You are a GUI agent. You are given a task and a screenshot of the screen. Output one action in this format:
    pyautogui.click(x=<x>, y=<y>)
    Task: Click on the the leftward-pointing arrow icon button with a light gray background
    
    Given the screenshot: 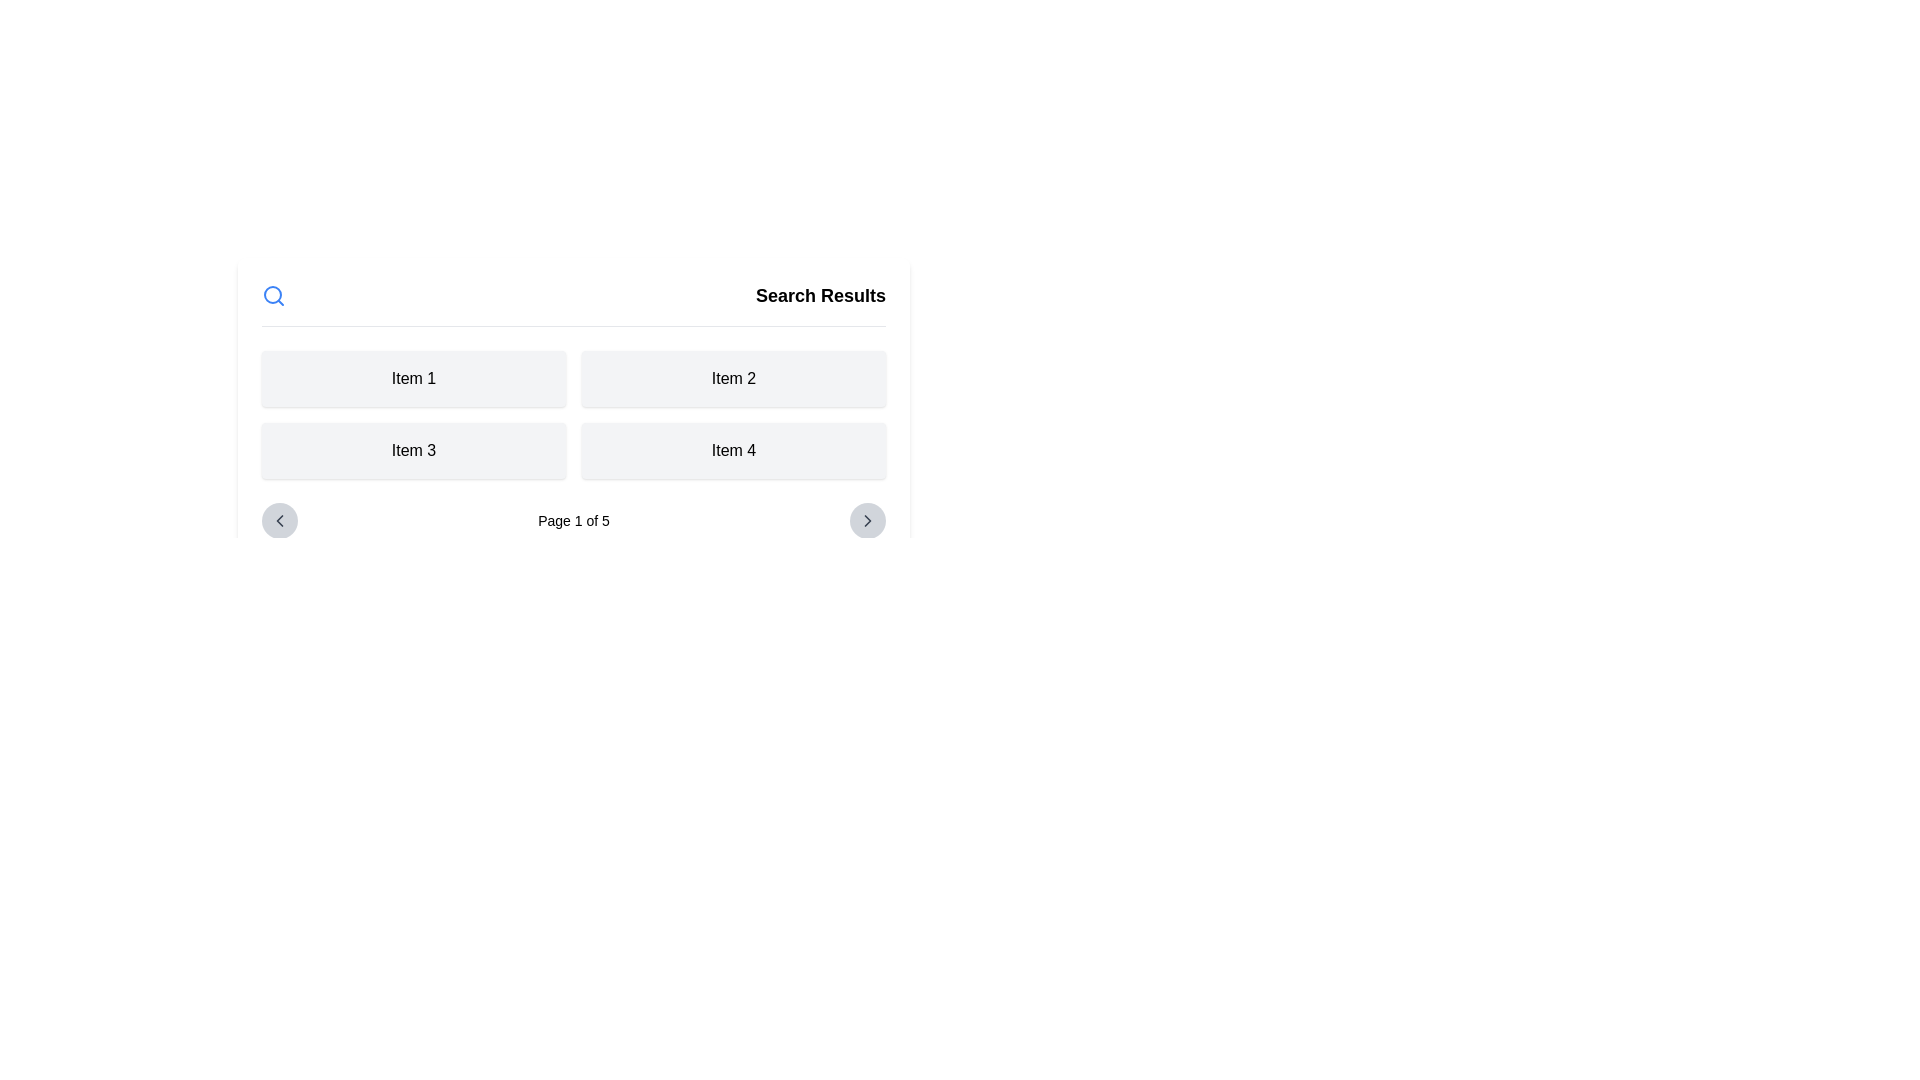 What is the action you would take?
    pyautogui.click(x=278, y=519)
    